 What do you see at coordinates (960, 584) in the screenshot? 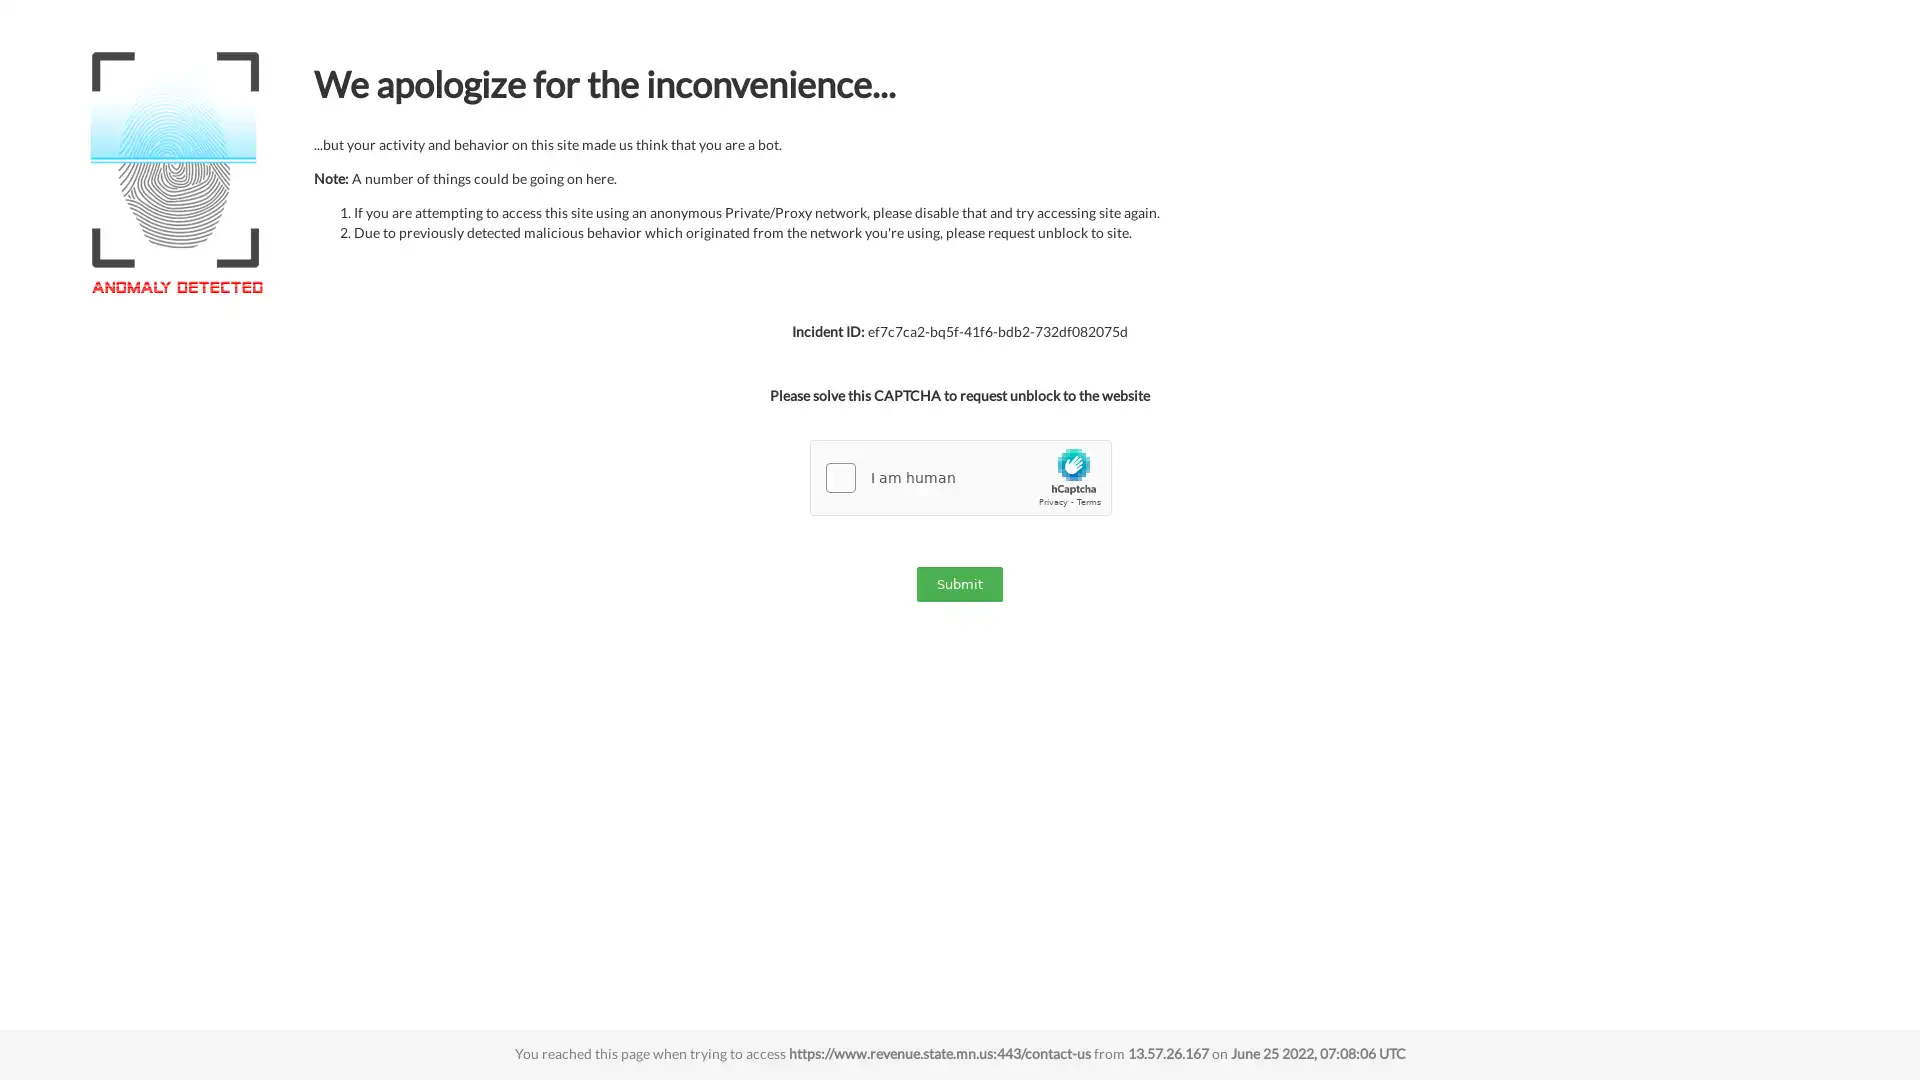
I see `Submit` at bounding box center [960, 584].